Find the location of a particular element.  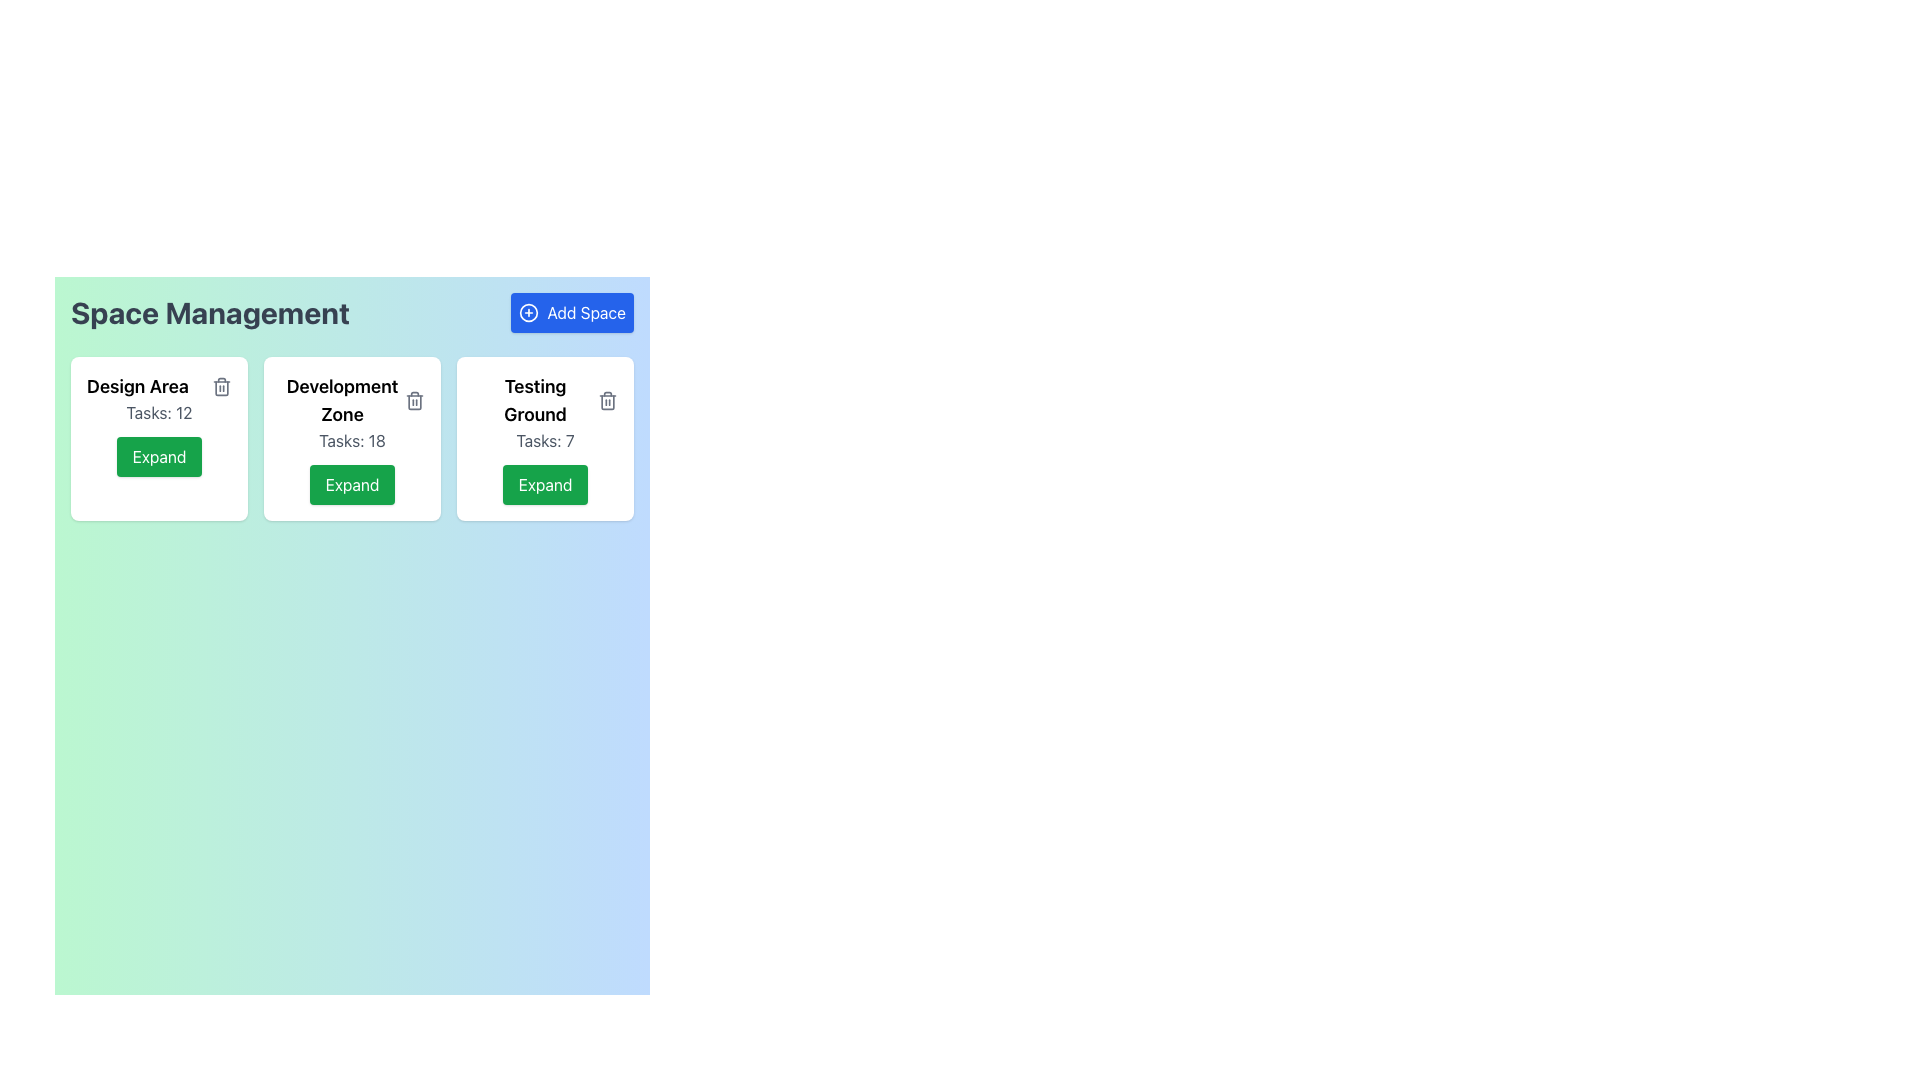

the 'Expand' button with a green background and white text is located at coordinates (158, 456).